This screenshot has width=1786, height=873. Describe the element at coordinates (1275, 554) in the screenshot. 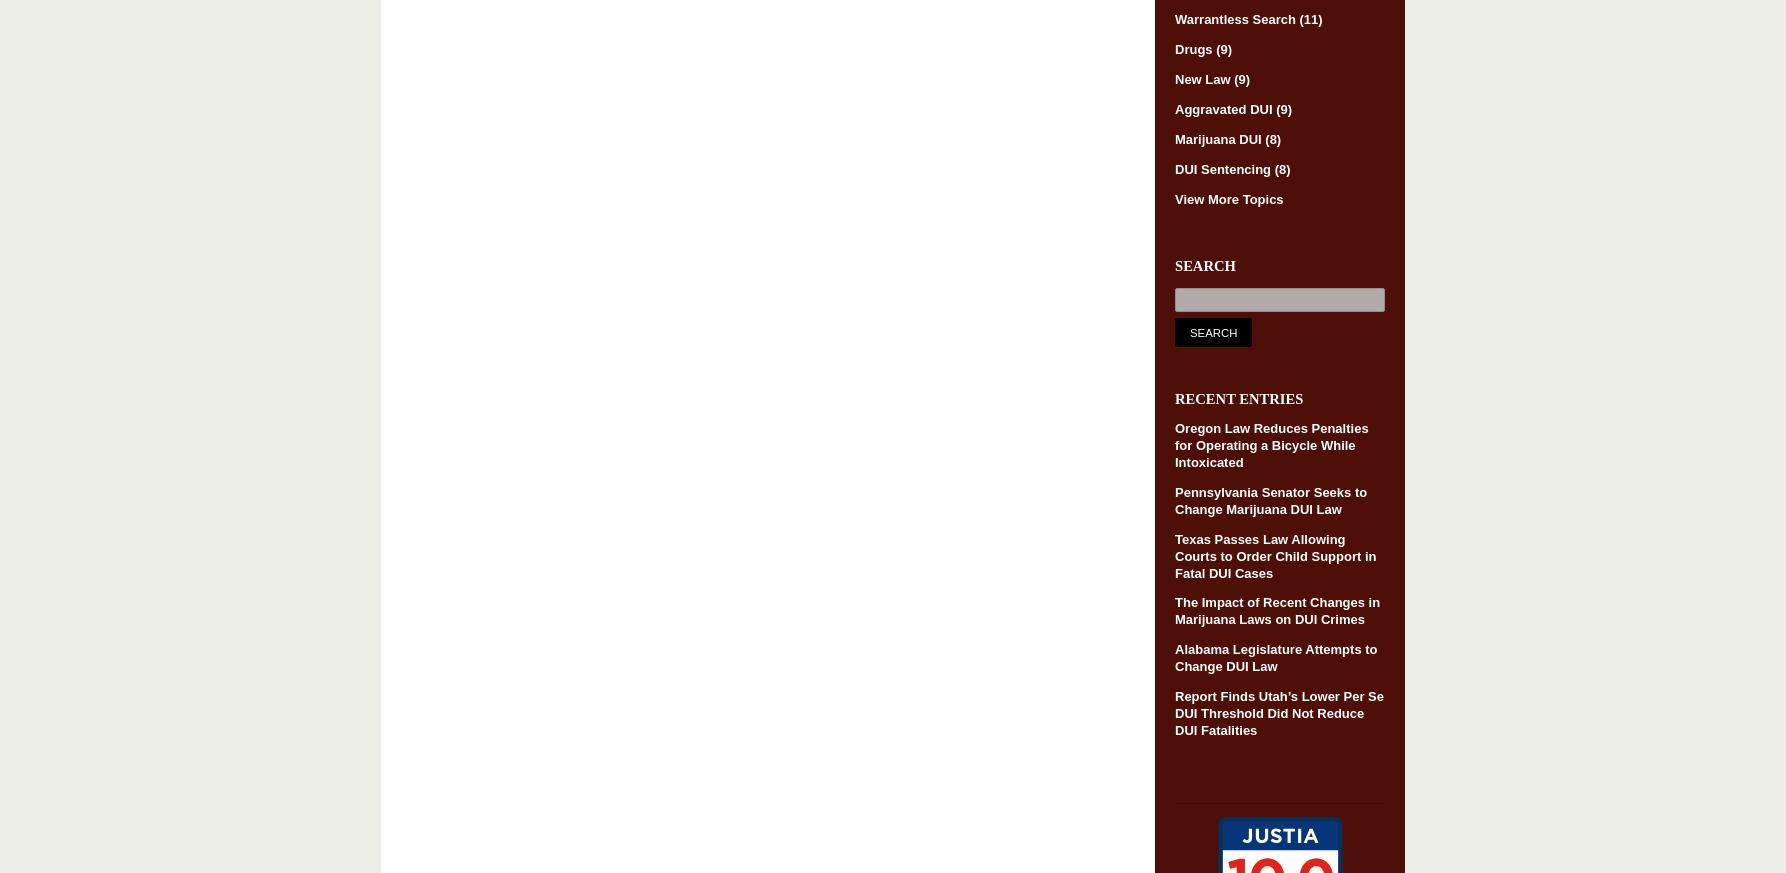

I see `'Texas Passes Law Allowing Courts to Order Child Support in Fatal DUI Cases'` at that location.